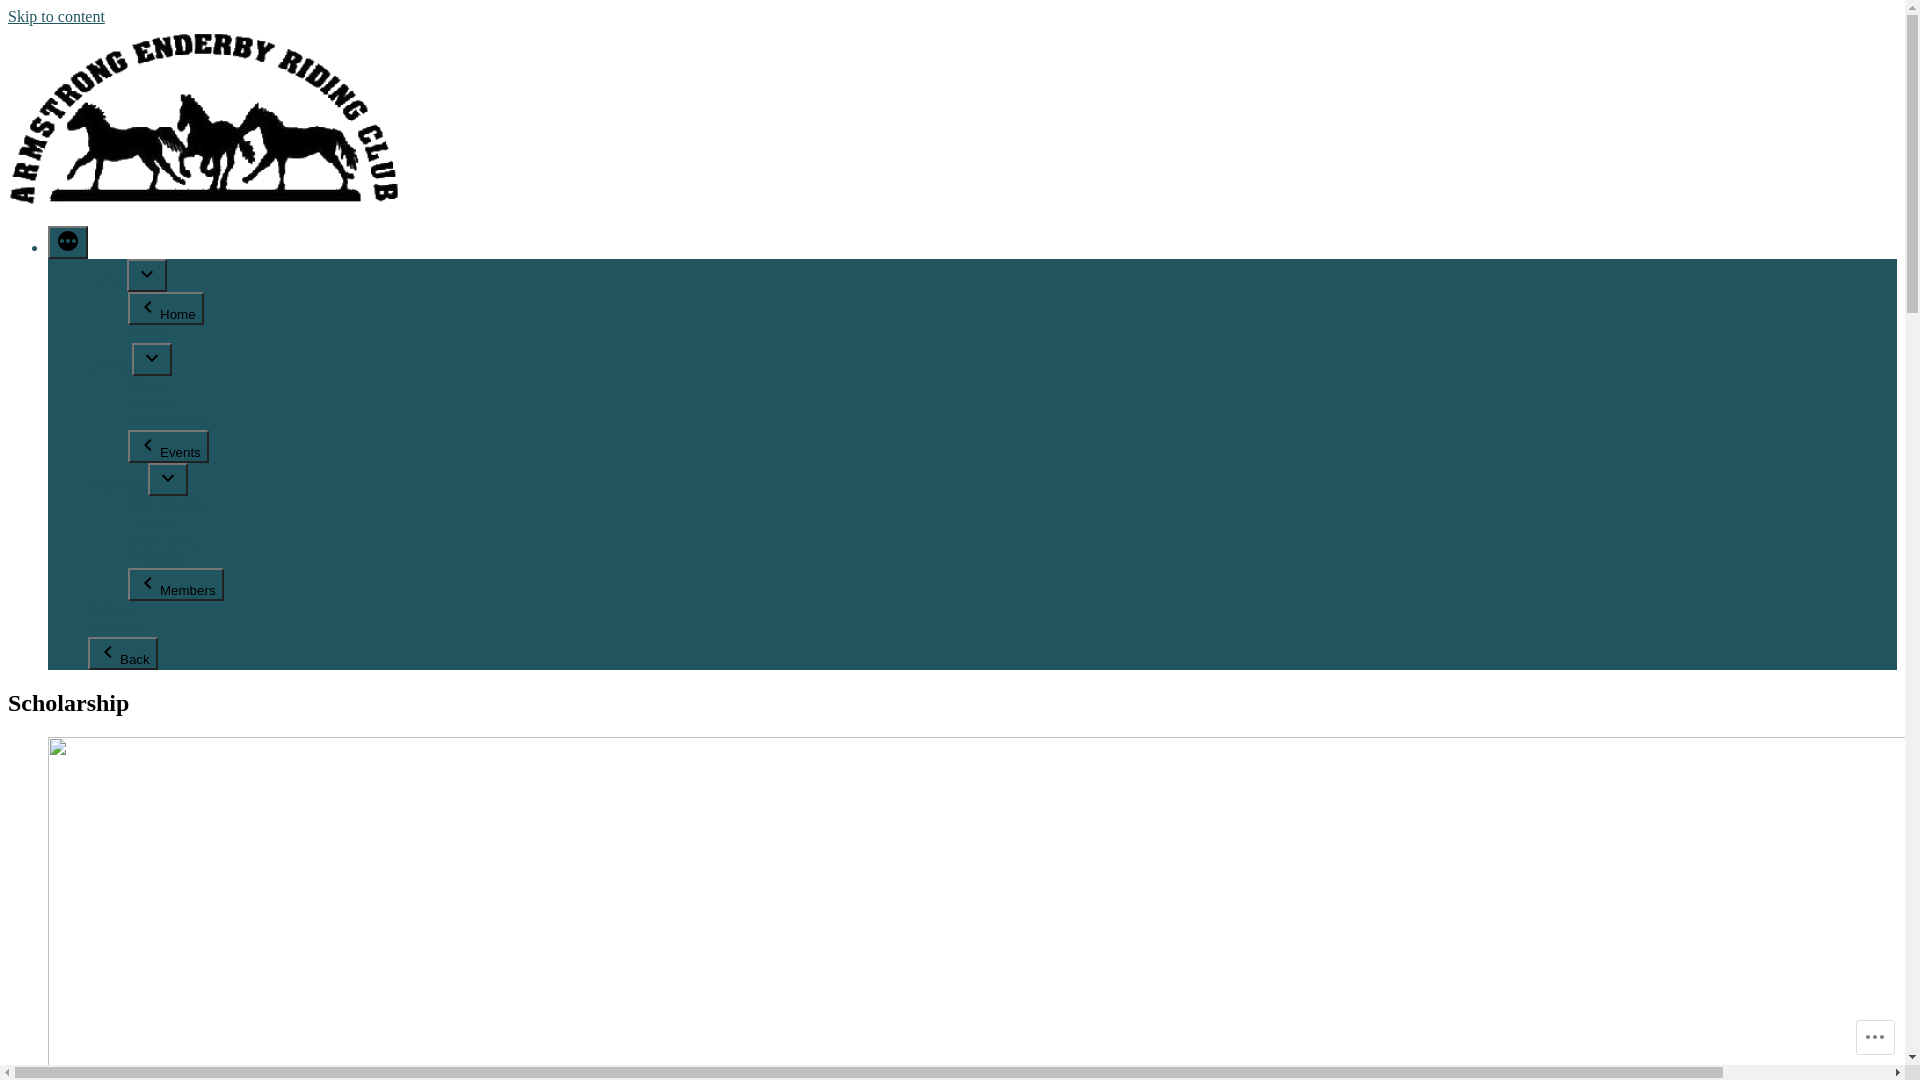 This screenshot has width=1920, height=1080. I want to click on 'Shows', so click(148, 384).